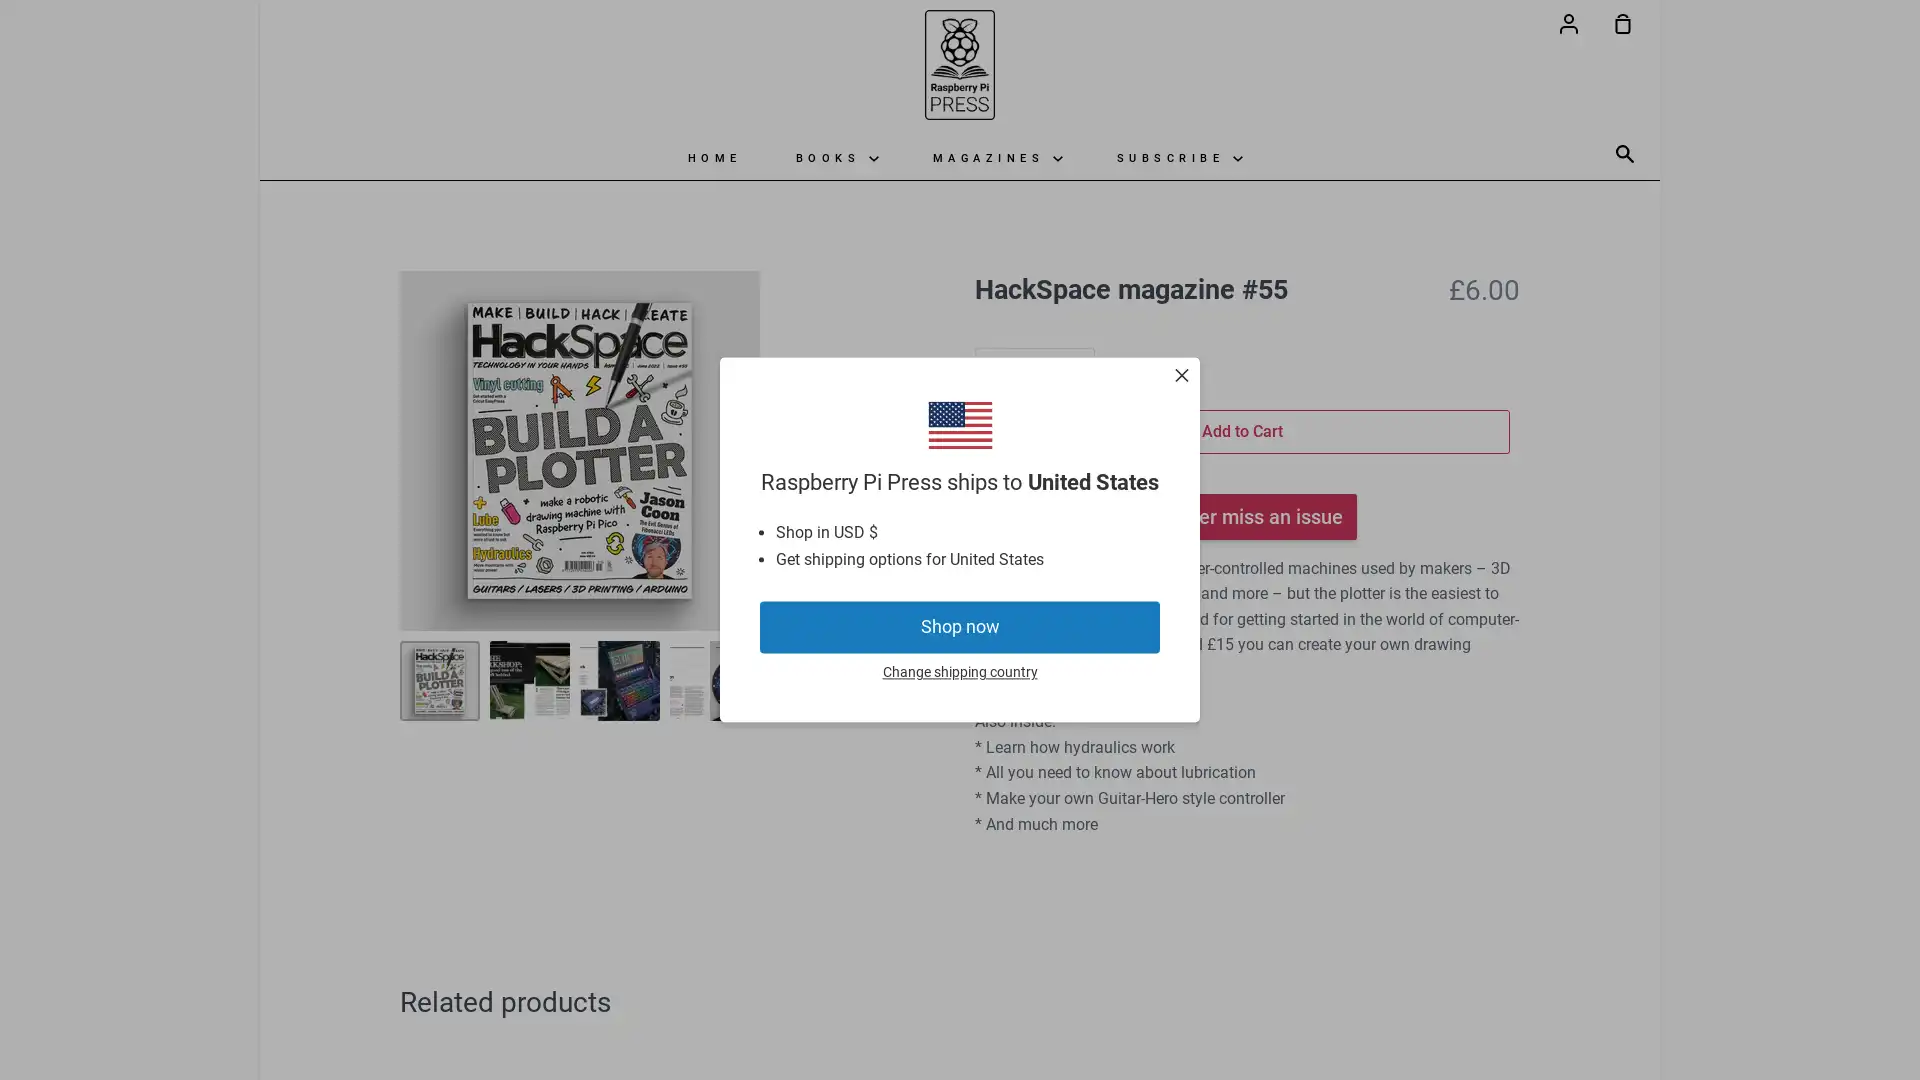 Image resolution: width=1920 pixels, height=1080 pixels. Describe the element at coordinates (958, 672) in the screenshot. I see `Change shipping country` at that location.